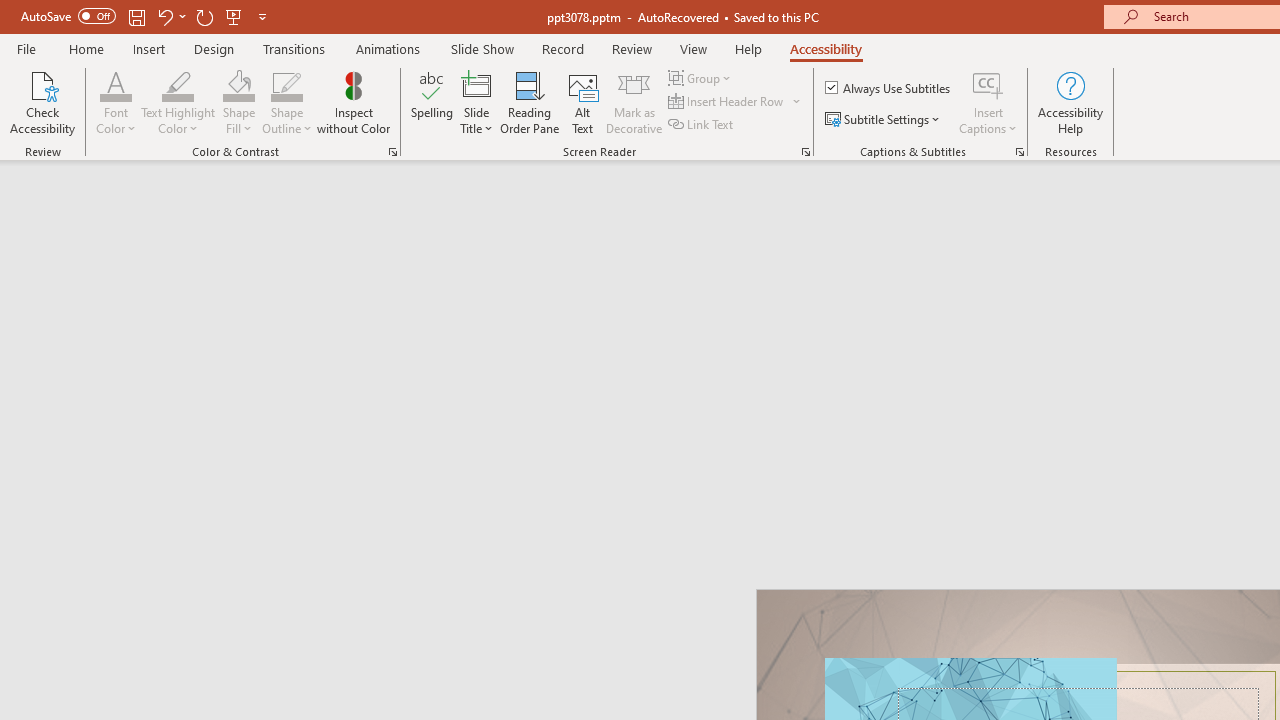 This screenshot has width=1280, height=720. What do you see at coordinates (805, 150) in the screenshot?
I see `'Screen Reader'` at bounding box center [805, 150].